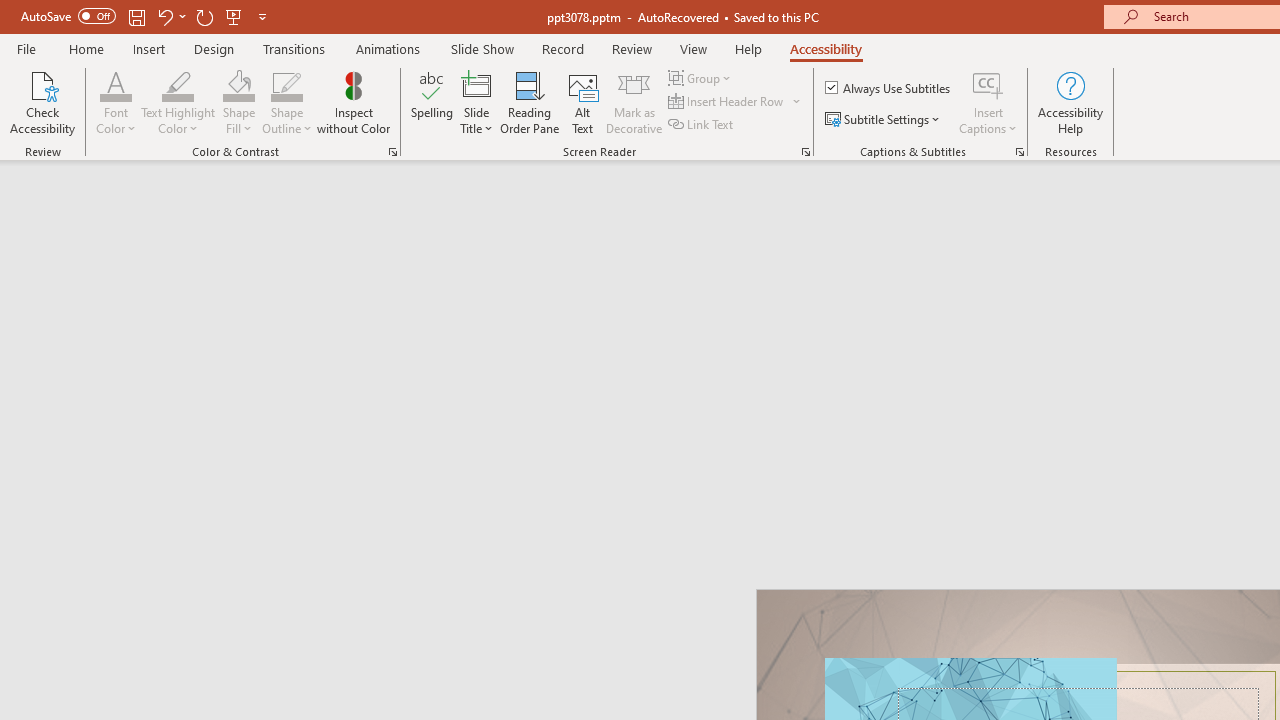 This screenshot has width=1280, height=720. What do you see at coordinates (805, 150) in the screenshot?
I see `'Screen Reader'` at bounding box center [805, 150].